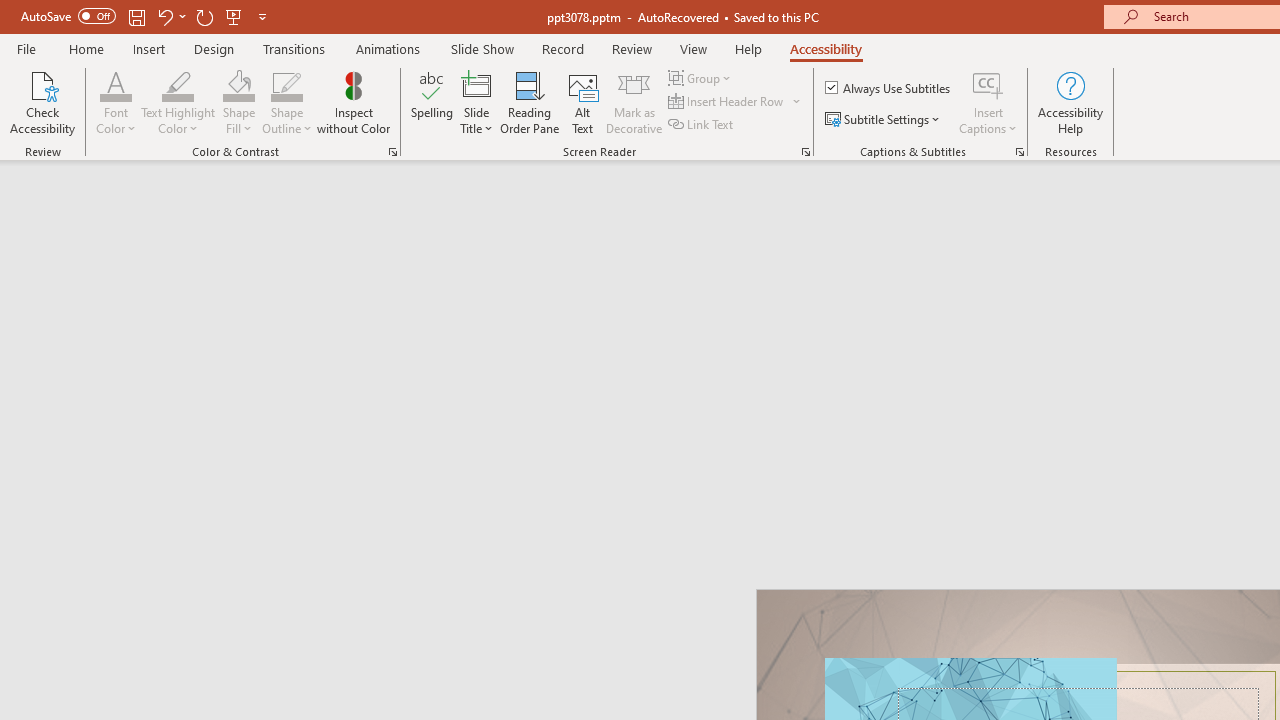 This screenshot has width=1280, height=720. What do you see at coordinates (805, 150) in the screenshot?
I see `'Screen Reader'` at bounding box center [805, 150].